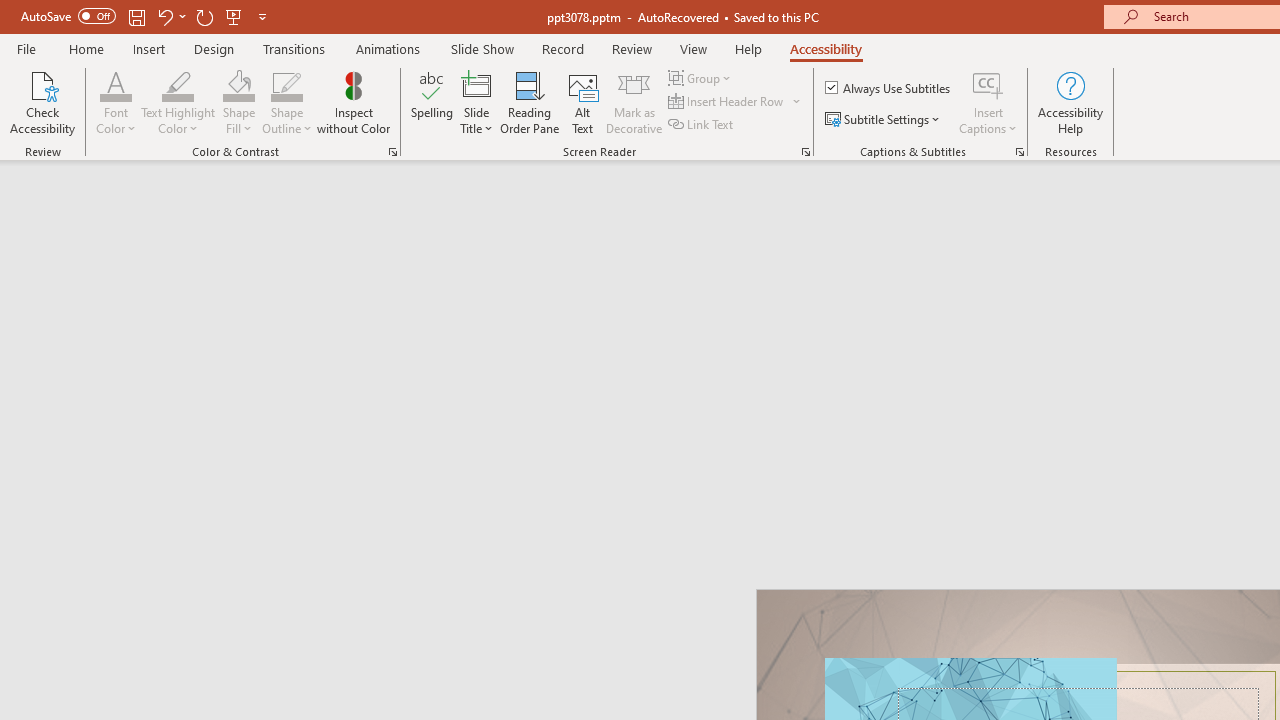 This screenshot has width=1280, height=720. What do you see at coordinates (805, 150) in the screenshot?
I see `'Screen Reader'` at bounding box center [805, 150].